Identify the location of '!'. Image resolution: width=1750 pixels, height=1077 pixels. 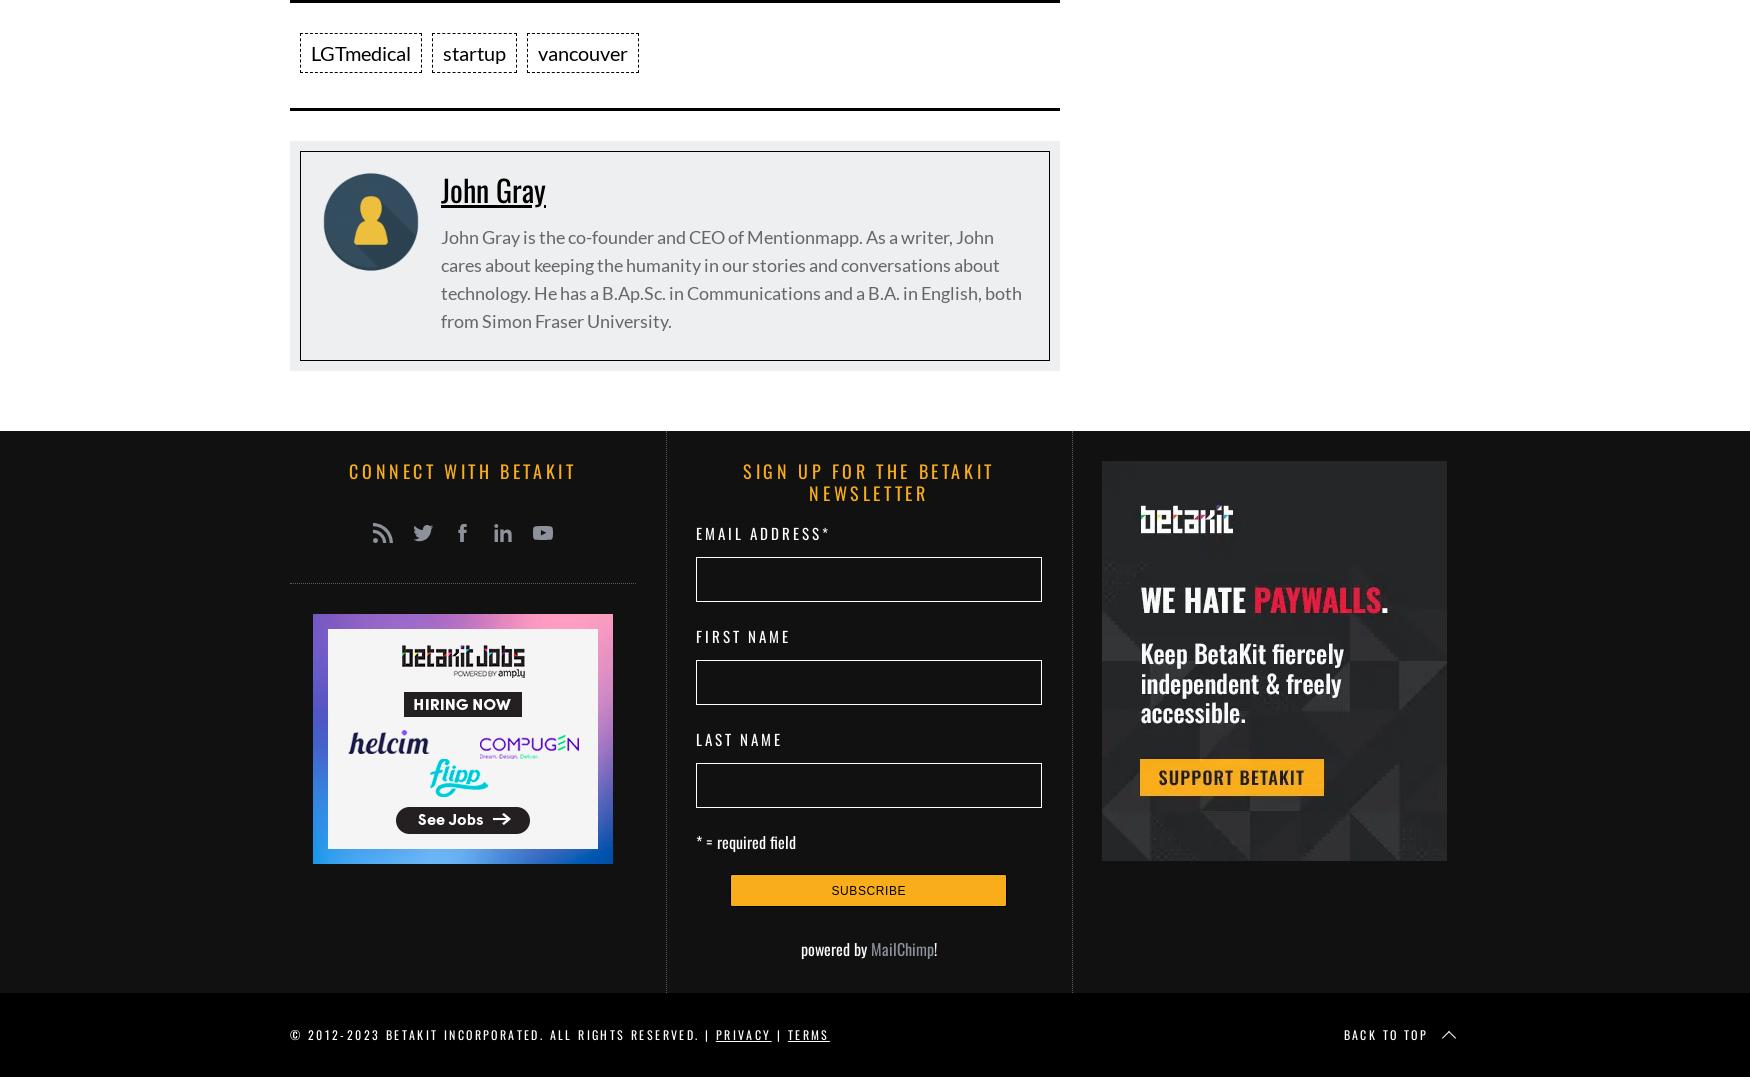
(933, 948).